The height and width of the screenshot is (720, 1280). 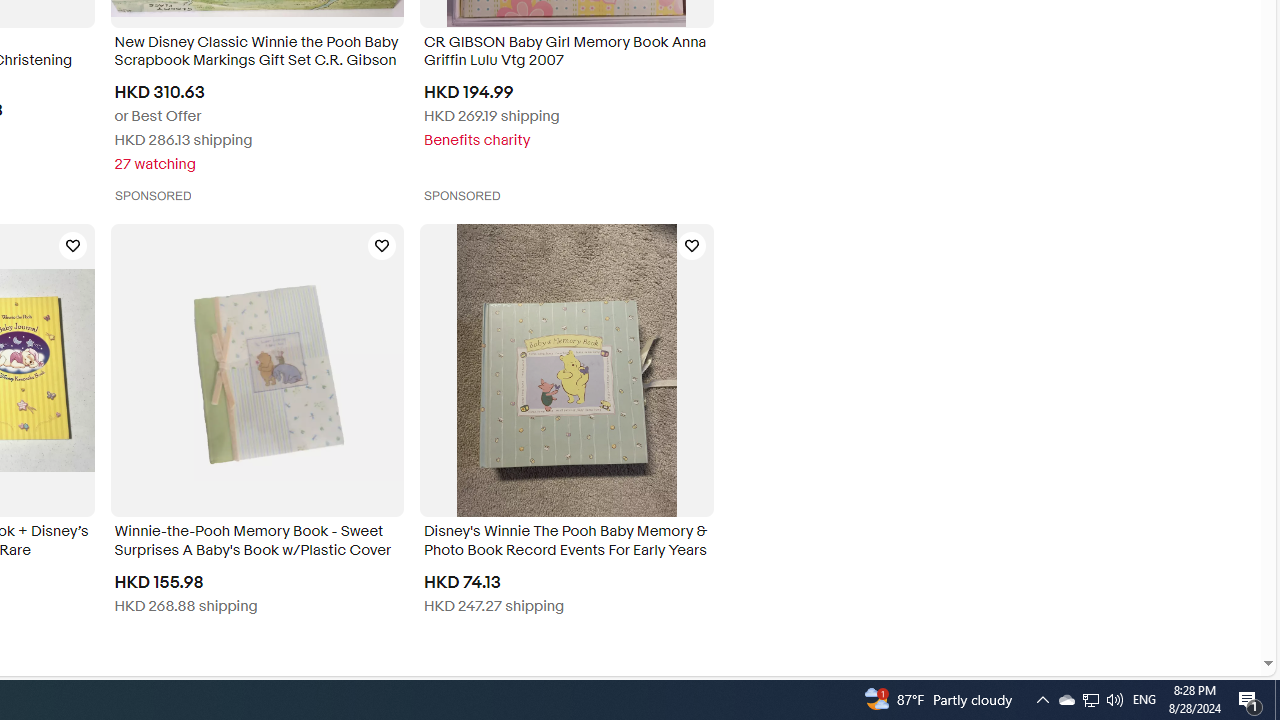 I want to click on 'CR GIBSON Baby Girl Memory Book Anna Griffin Lulu Vtg 2007', so click(x=566, y=53).